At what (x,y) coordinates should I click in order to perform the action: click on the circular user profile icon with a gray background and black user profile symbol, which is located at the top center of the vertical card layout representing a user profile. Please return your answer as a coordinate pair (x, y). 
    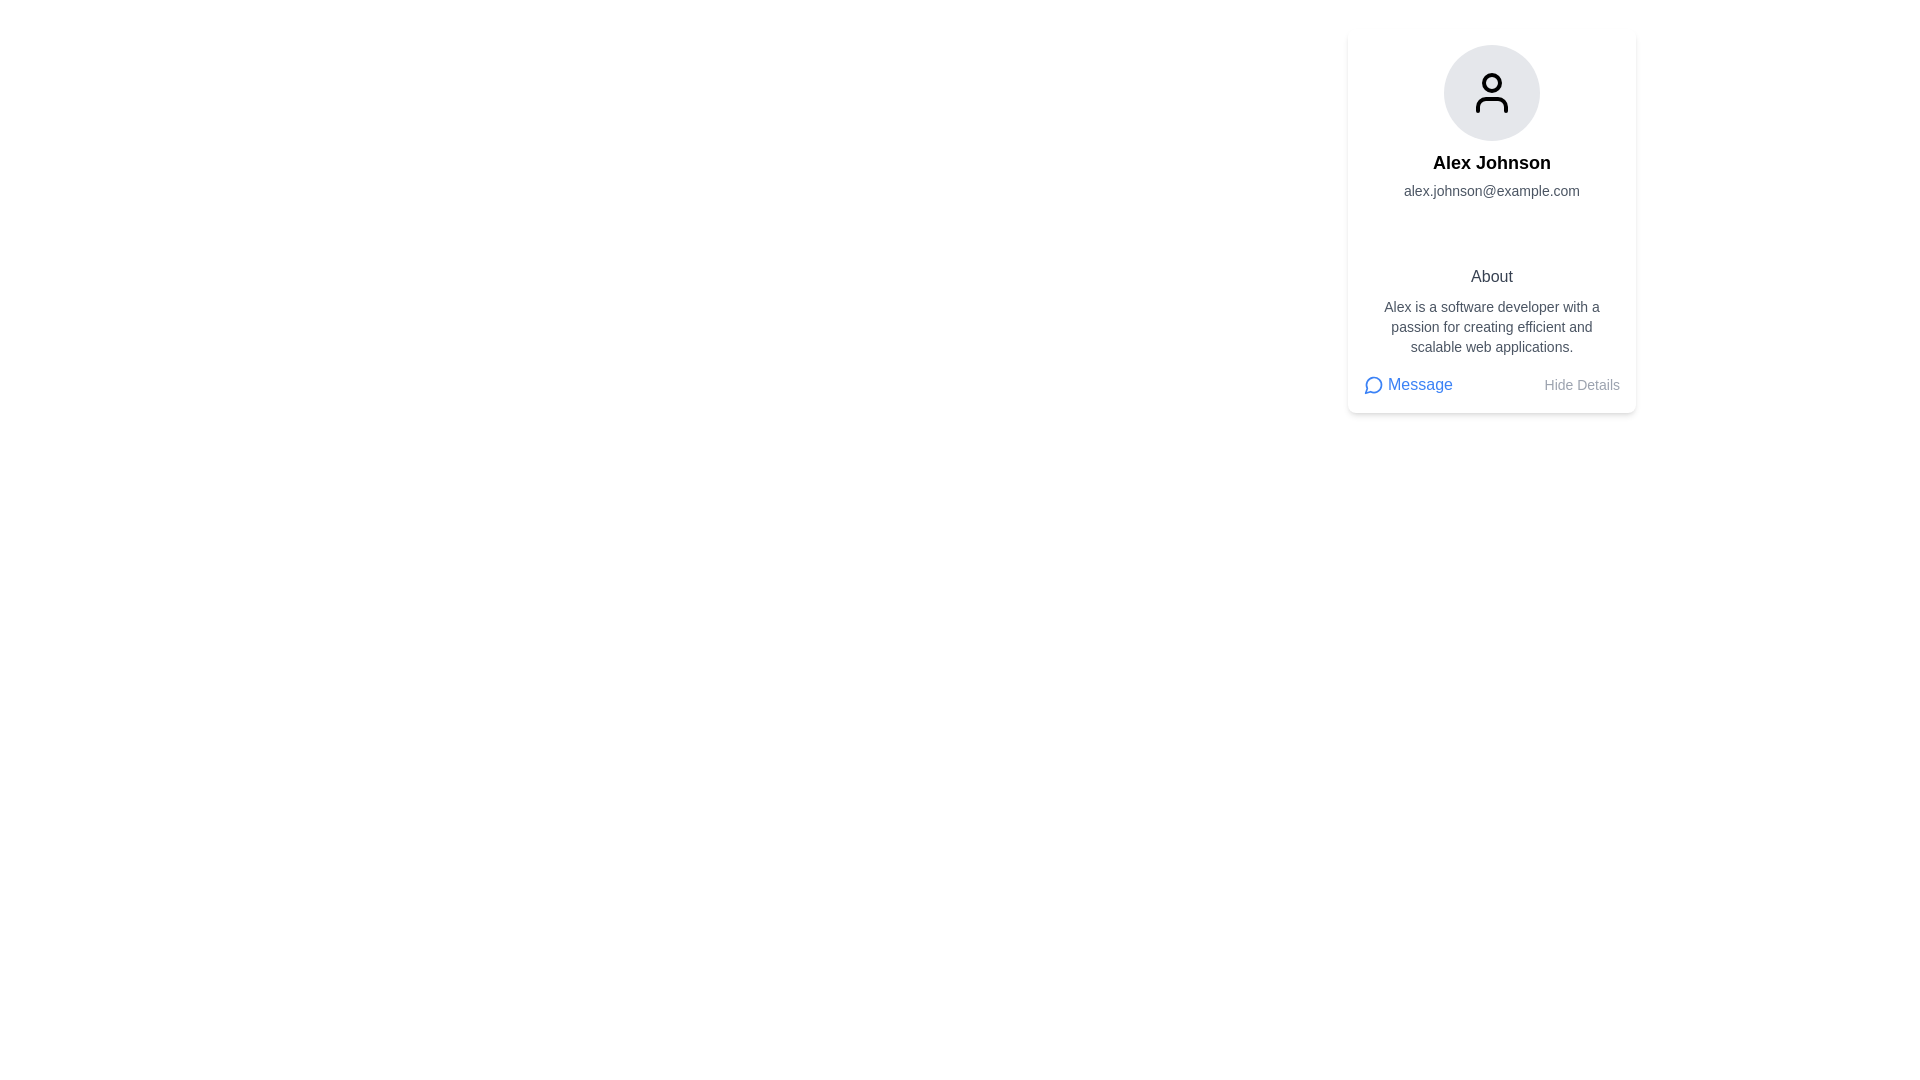
    Looking at the image, I should click on (1492, 92).